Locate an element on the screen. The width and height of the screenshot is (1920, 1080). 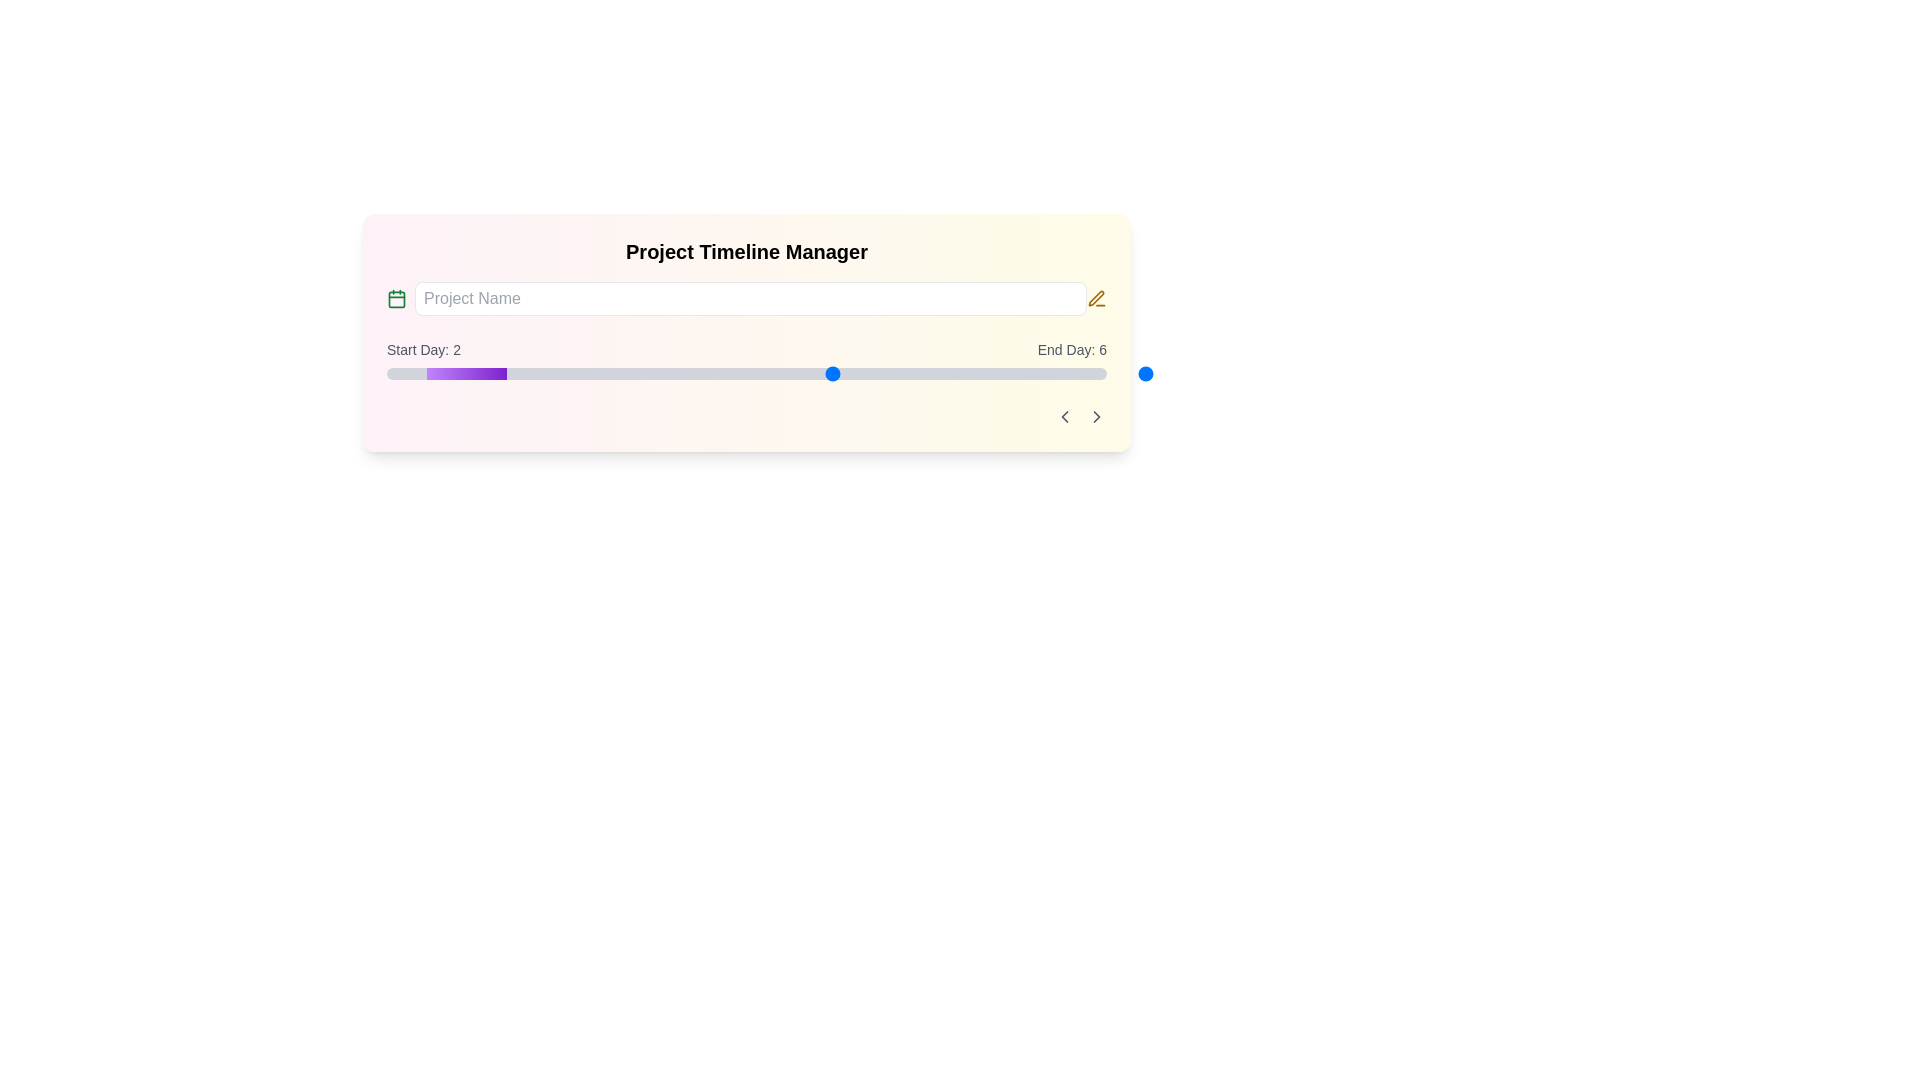
the left-pointing chevron-shaped icon is located at coordinates (1064, 415).